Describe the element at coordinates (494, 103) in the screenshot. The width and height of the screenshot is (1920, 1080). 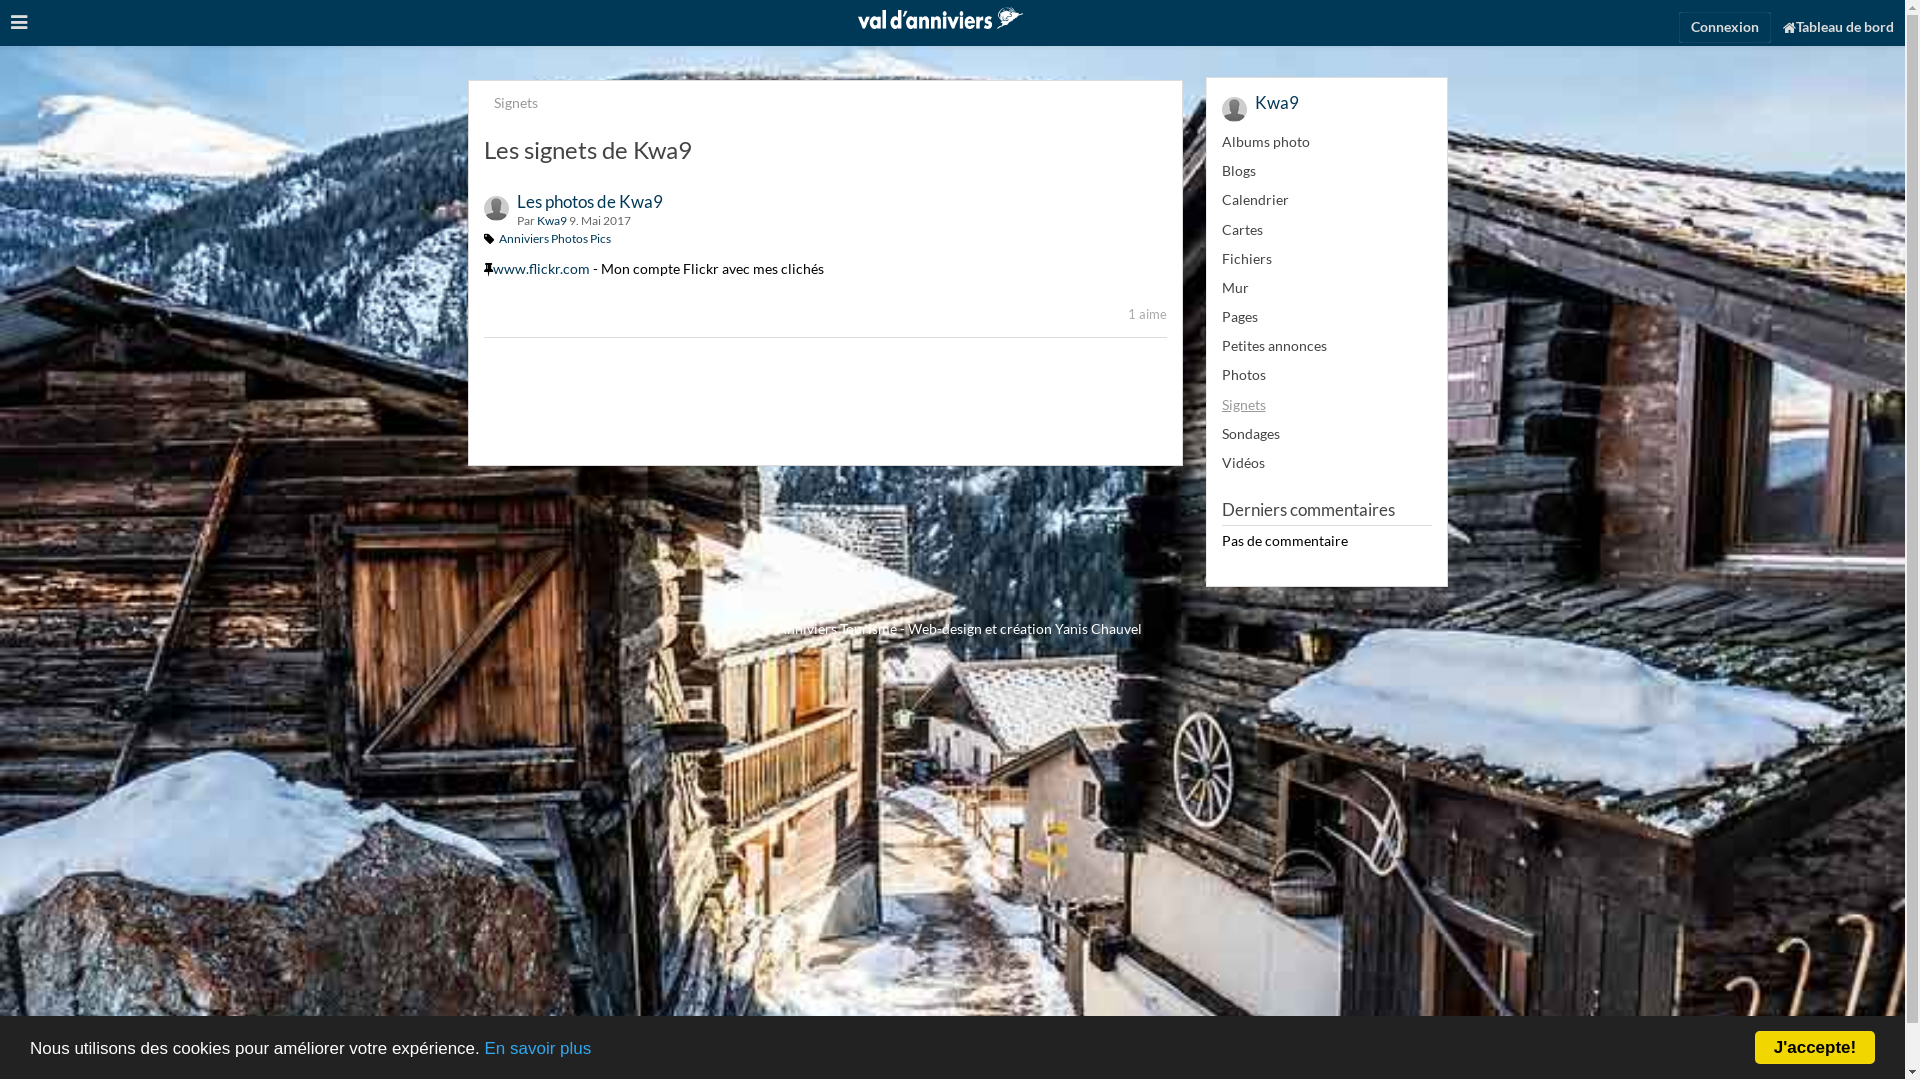
I see `'Signets'` at that location.